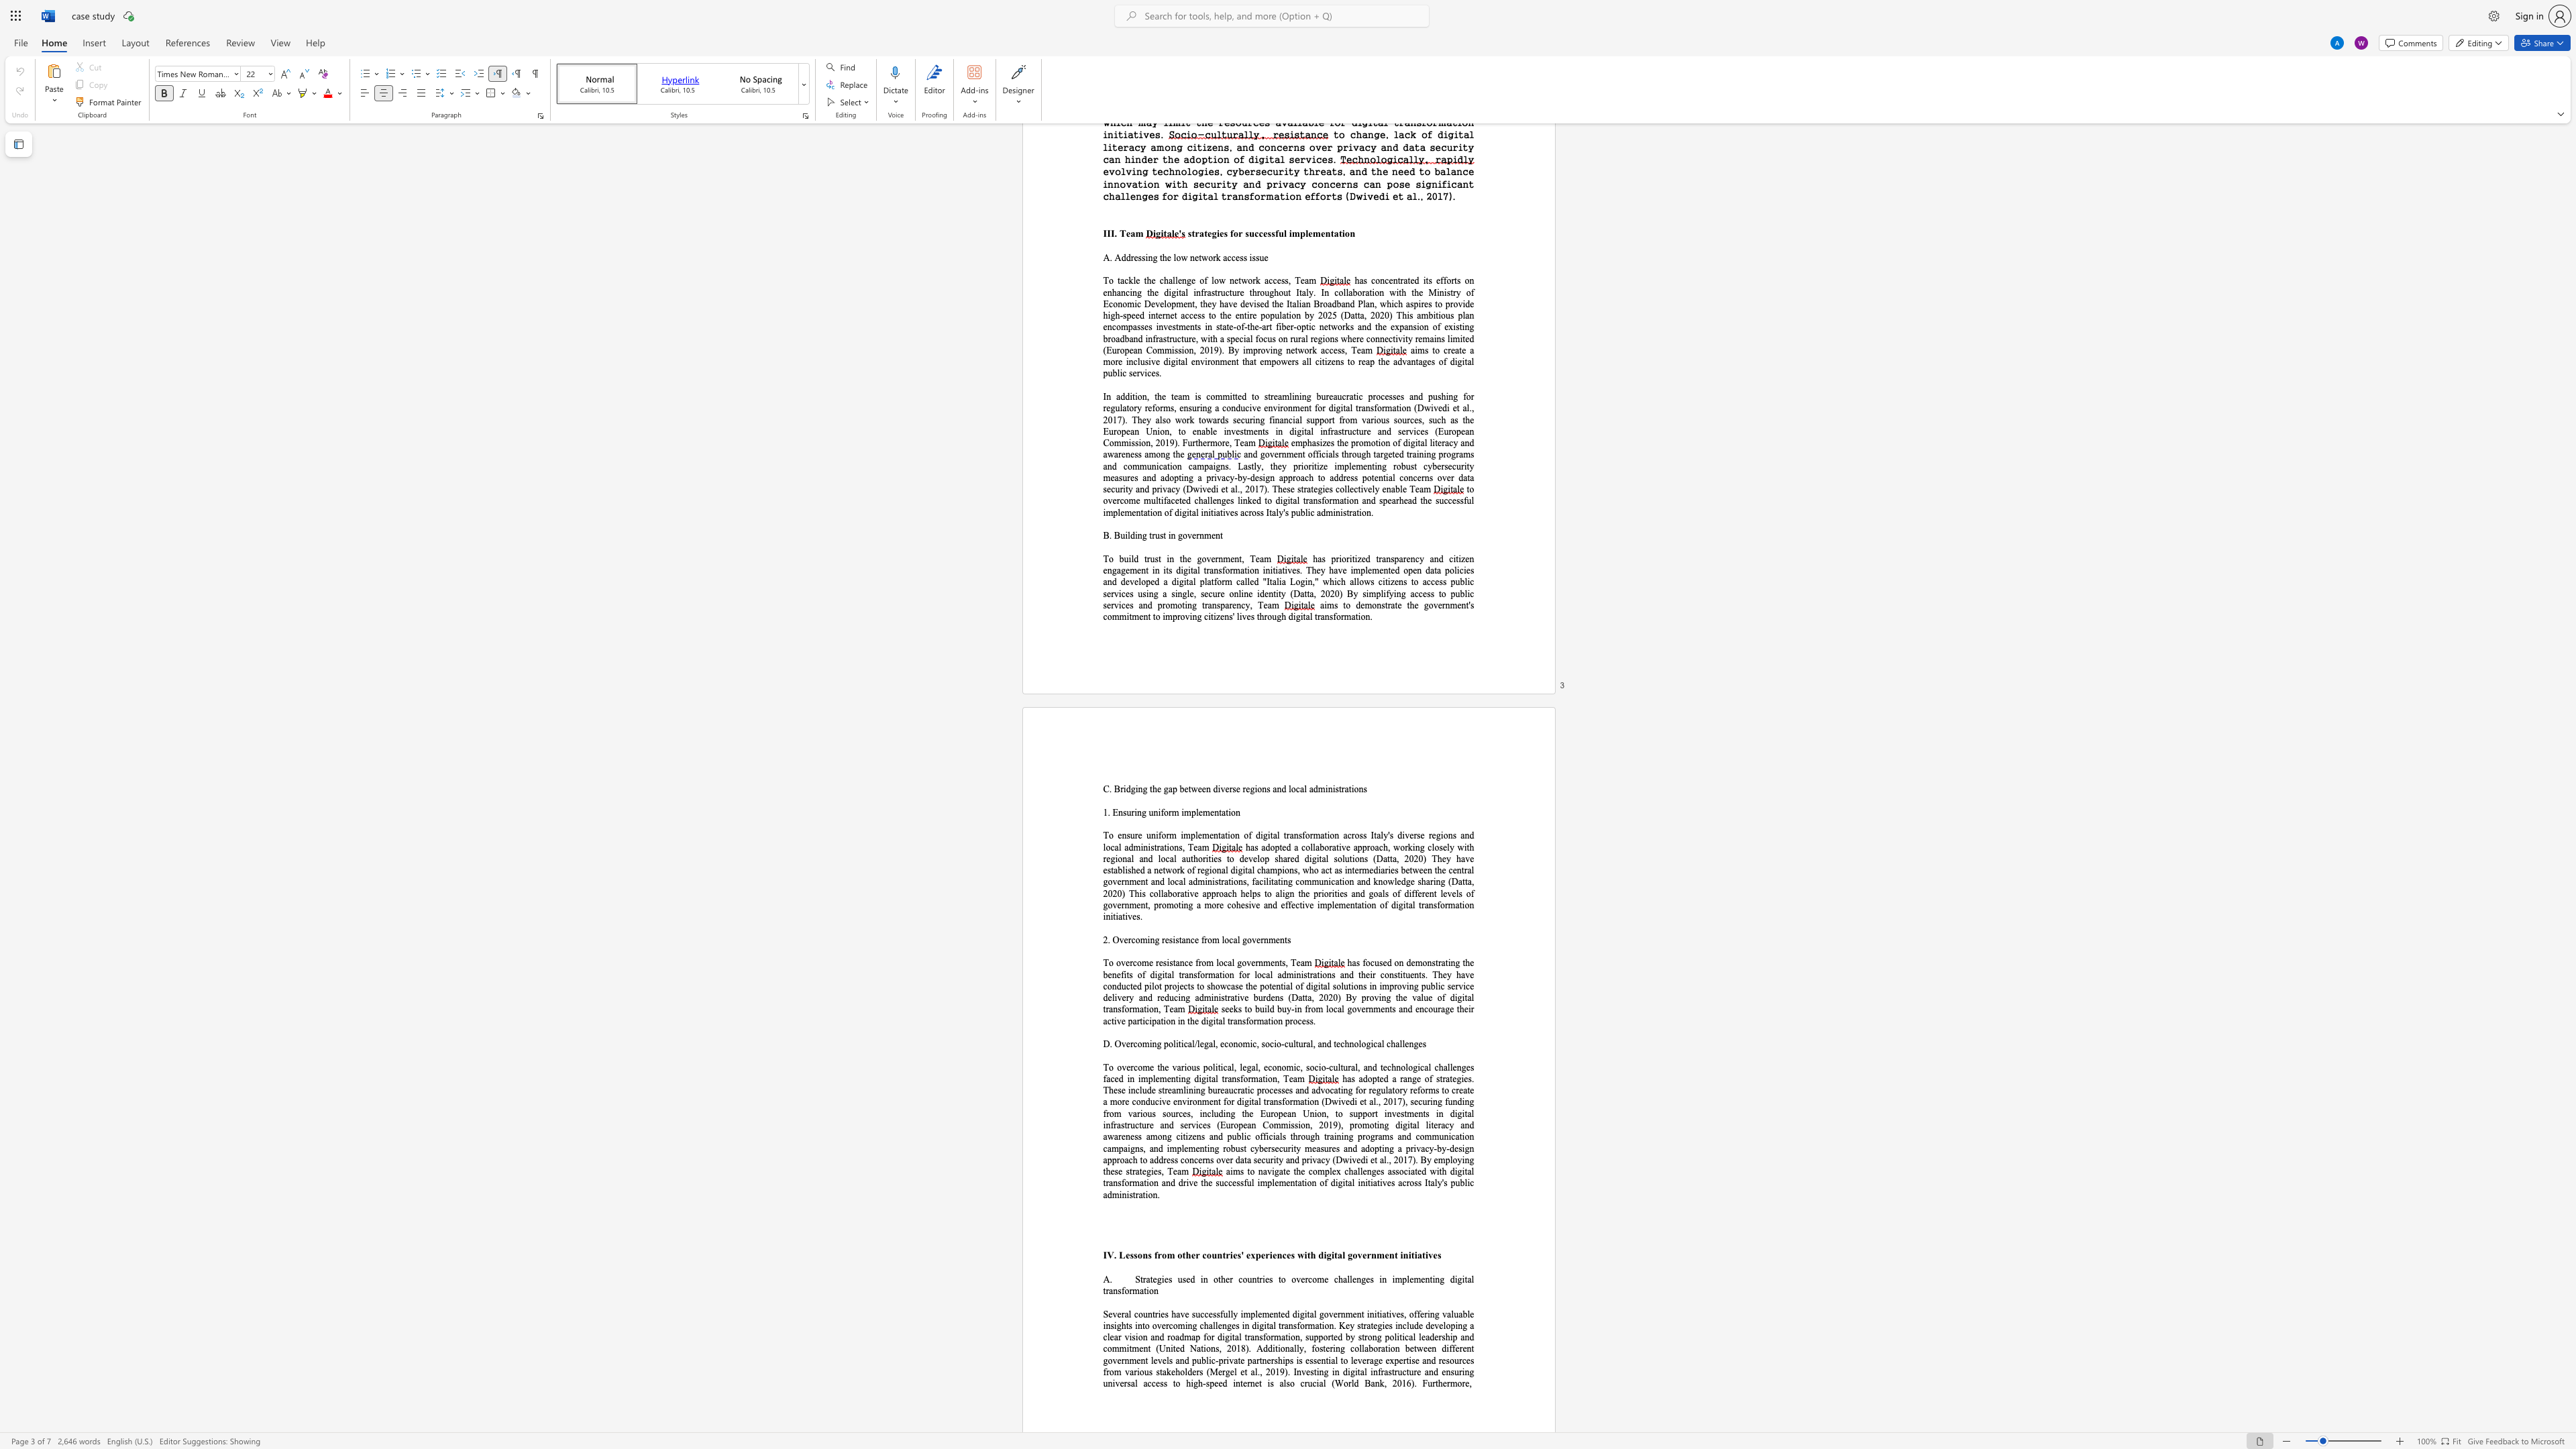  Describe the element at coordinates (1171, 788) in the screenshot. I see `the subset text "p between diverse regions and loc" within the text "C. Bridging the gap between diverse regions and local administrations"` at that location.